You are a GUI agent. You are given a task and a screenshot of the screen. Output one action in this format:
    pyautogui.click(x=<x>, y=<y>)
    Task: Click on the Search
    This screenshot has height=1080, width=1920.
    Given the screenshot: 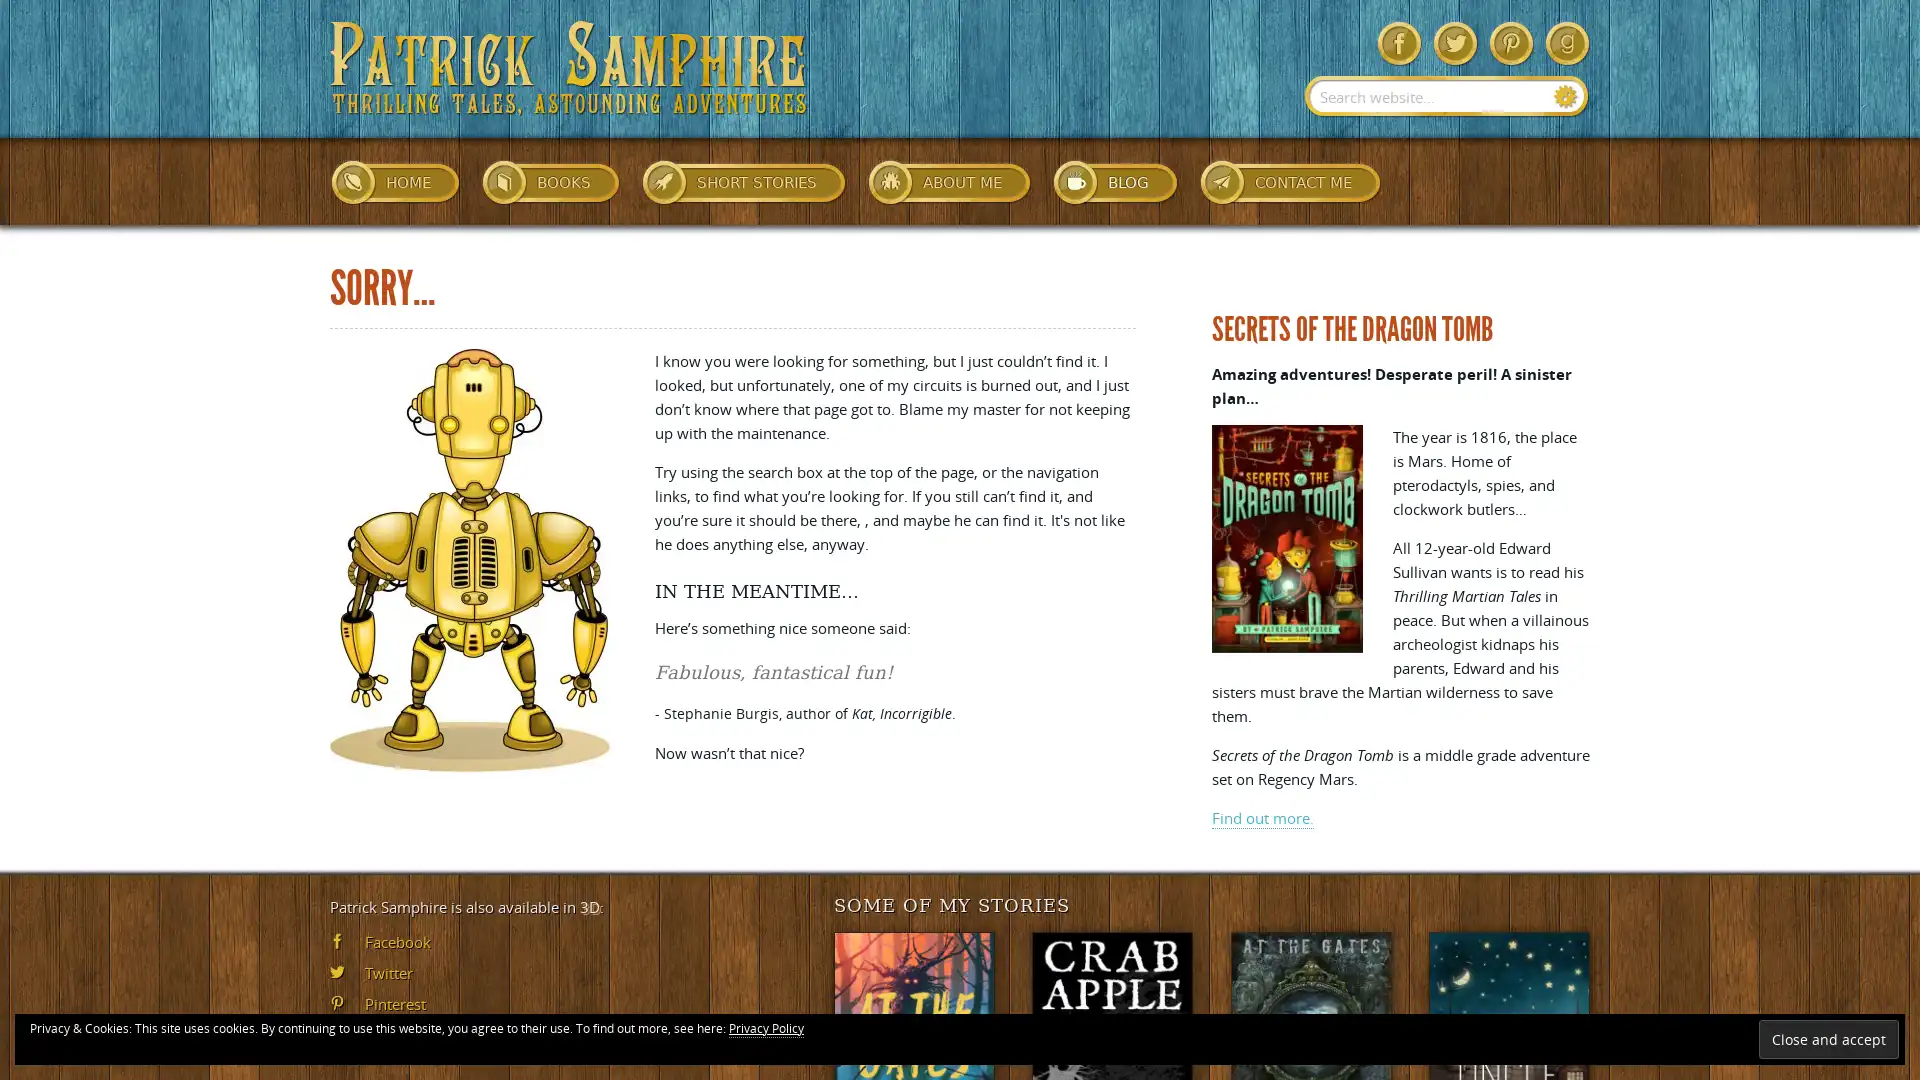 What is the action you would take?
    pyautogui.click(x=1565, y=96)
    